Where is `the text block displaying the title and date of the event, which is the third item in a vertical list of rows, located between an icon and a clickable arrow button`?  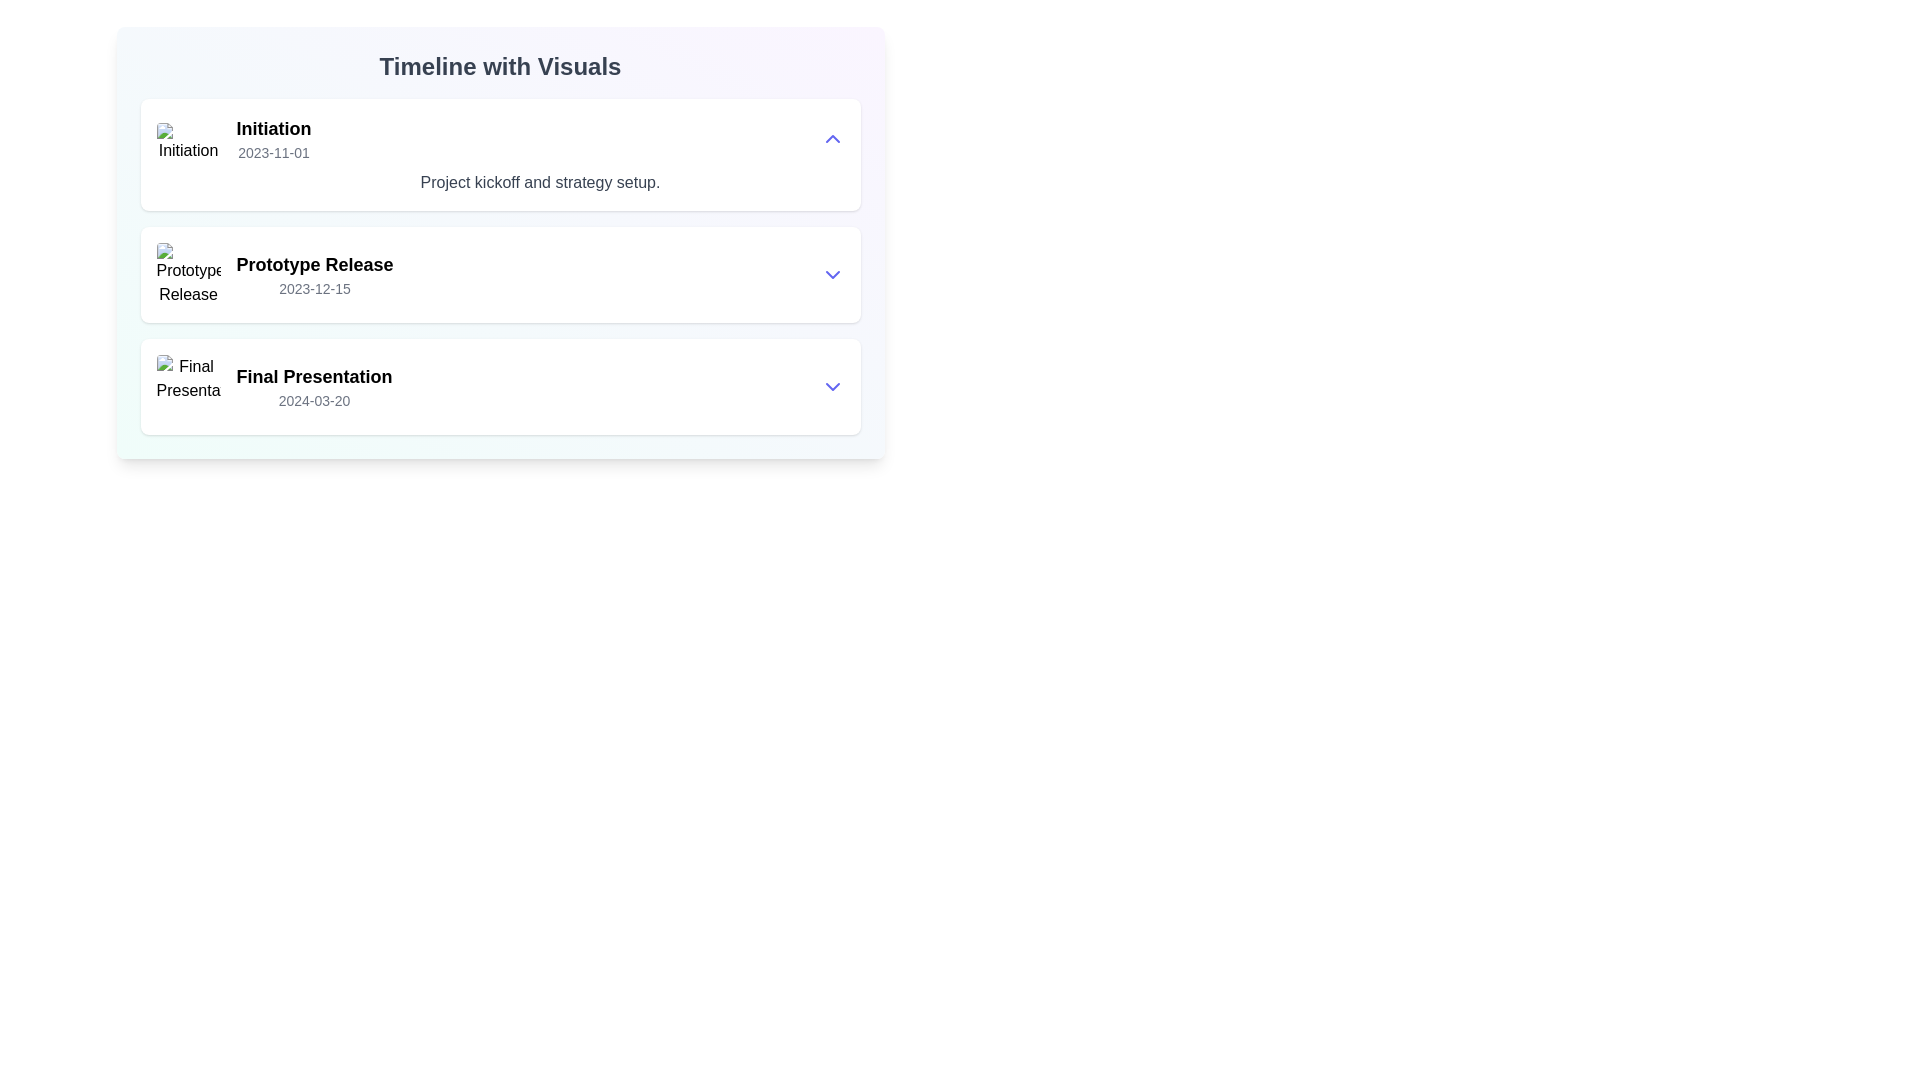 the text block displaying the title and date of the event, which is the third item in a vertical list of rows, located between an icon and a clickable arrow button is located at coordinates (313, 386).